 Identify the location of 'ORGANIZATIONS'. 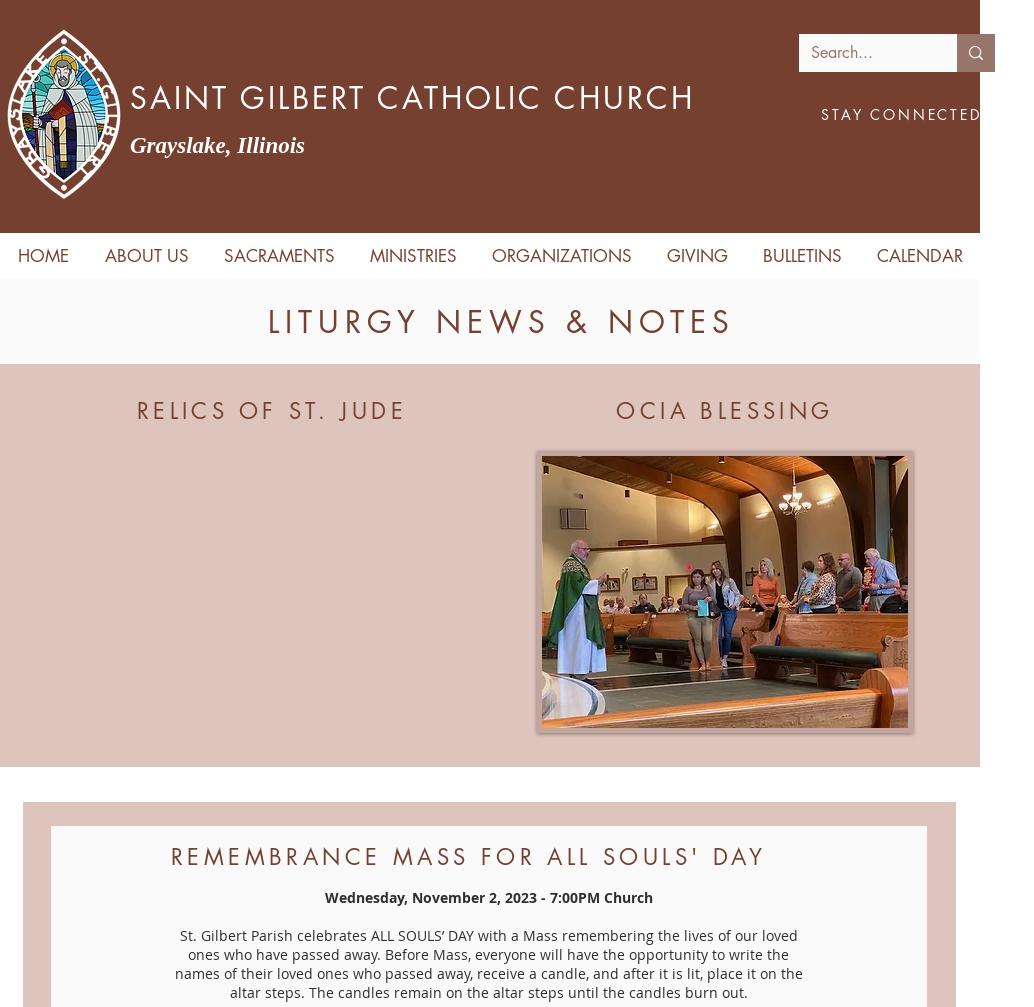
(490, 255).